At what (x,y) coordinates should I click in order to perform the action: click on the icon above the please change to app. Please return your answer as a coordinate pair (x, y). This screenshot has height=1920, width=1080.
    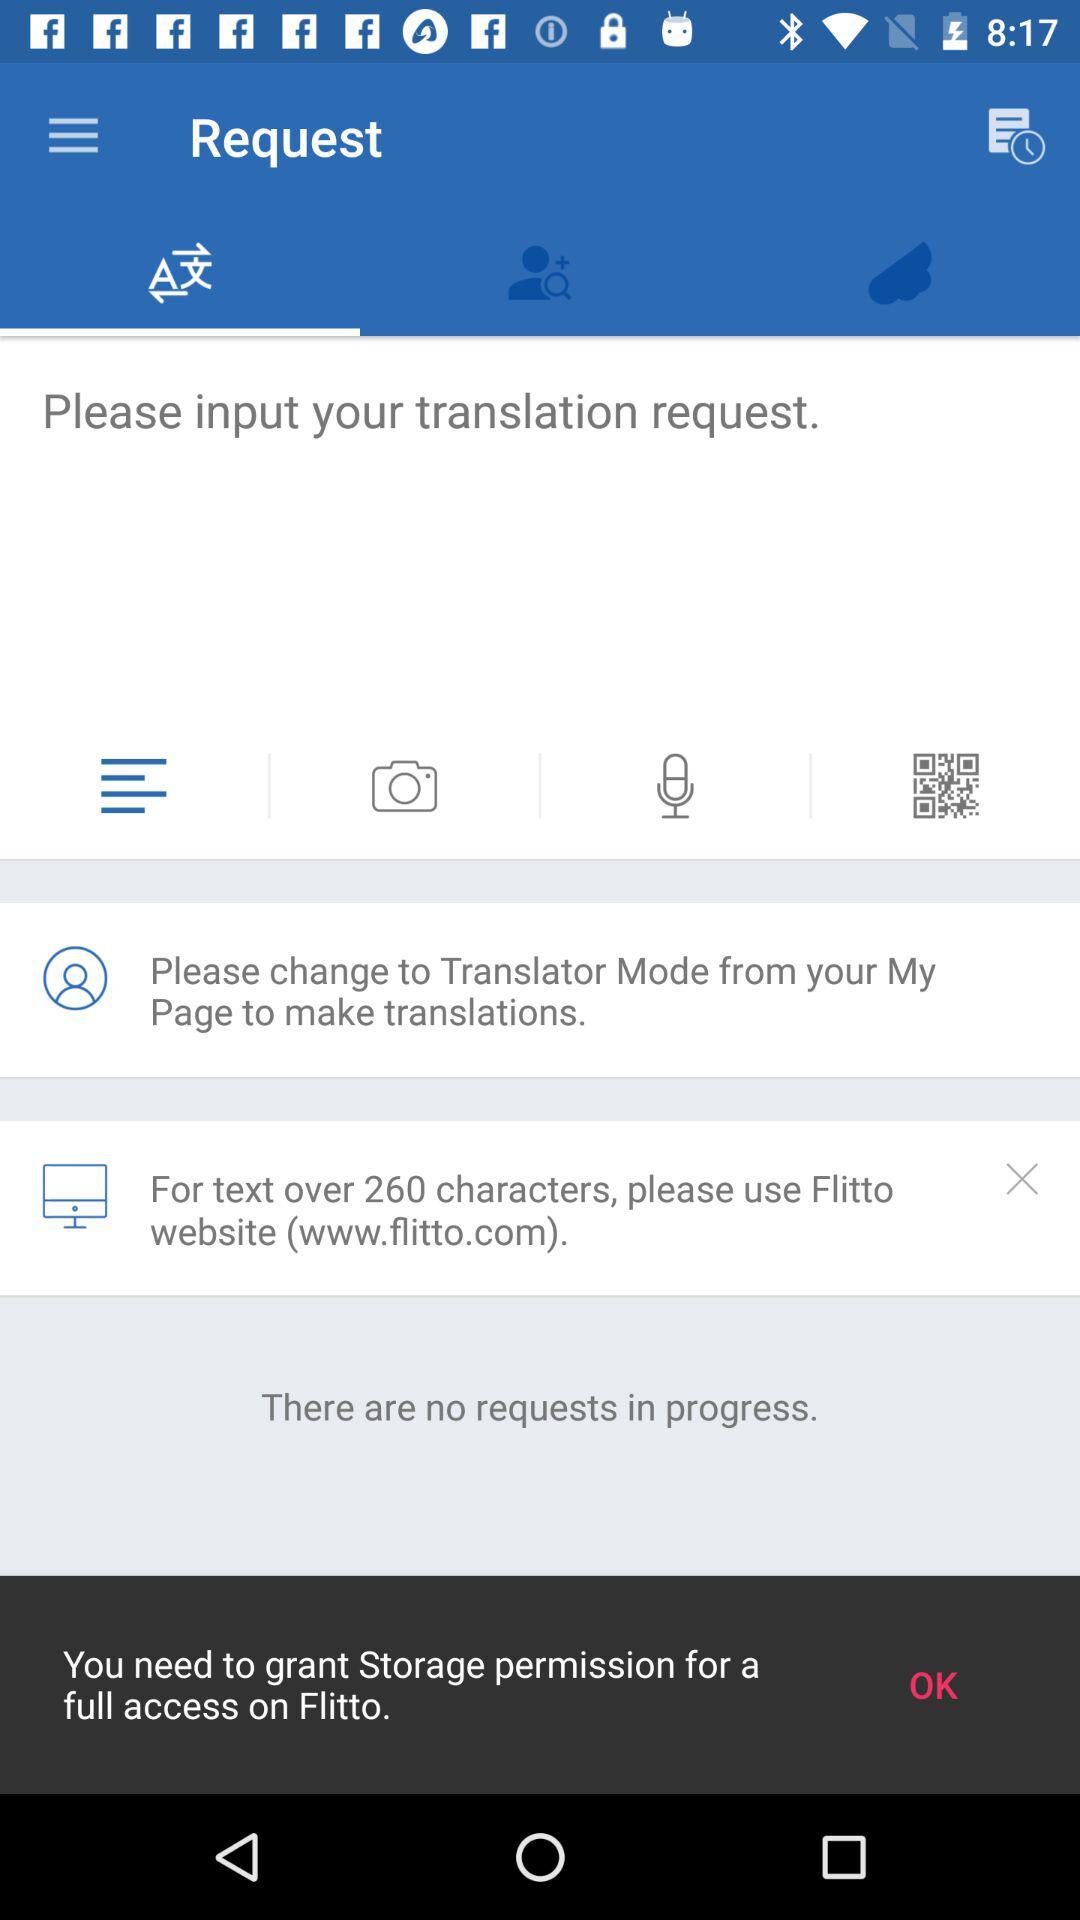
    Looking at the image, I should click on (675, 785).